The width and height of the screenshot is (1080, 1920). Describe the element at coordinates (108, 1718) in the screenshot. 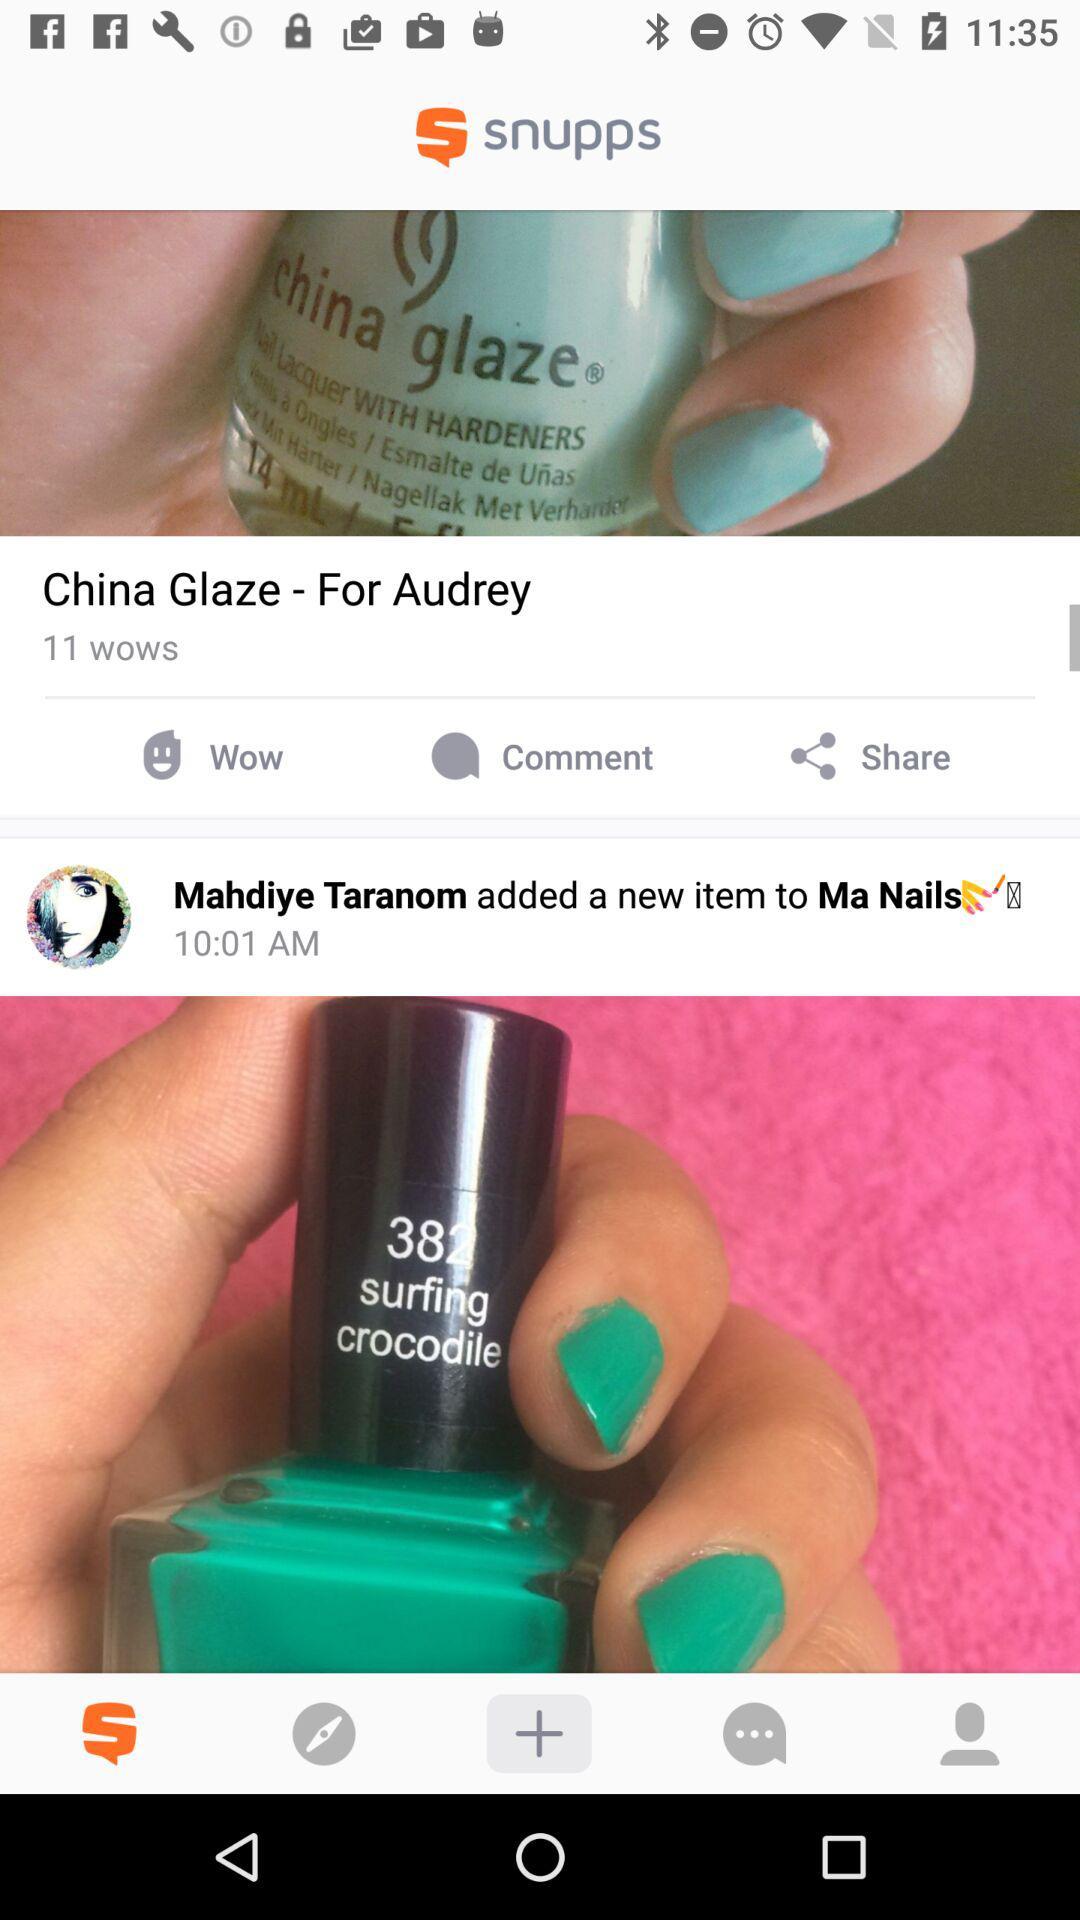

I see `the icon which is just beside the navigator icon` at that location.